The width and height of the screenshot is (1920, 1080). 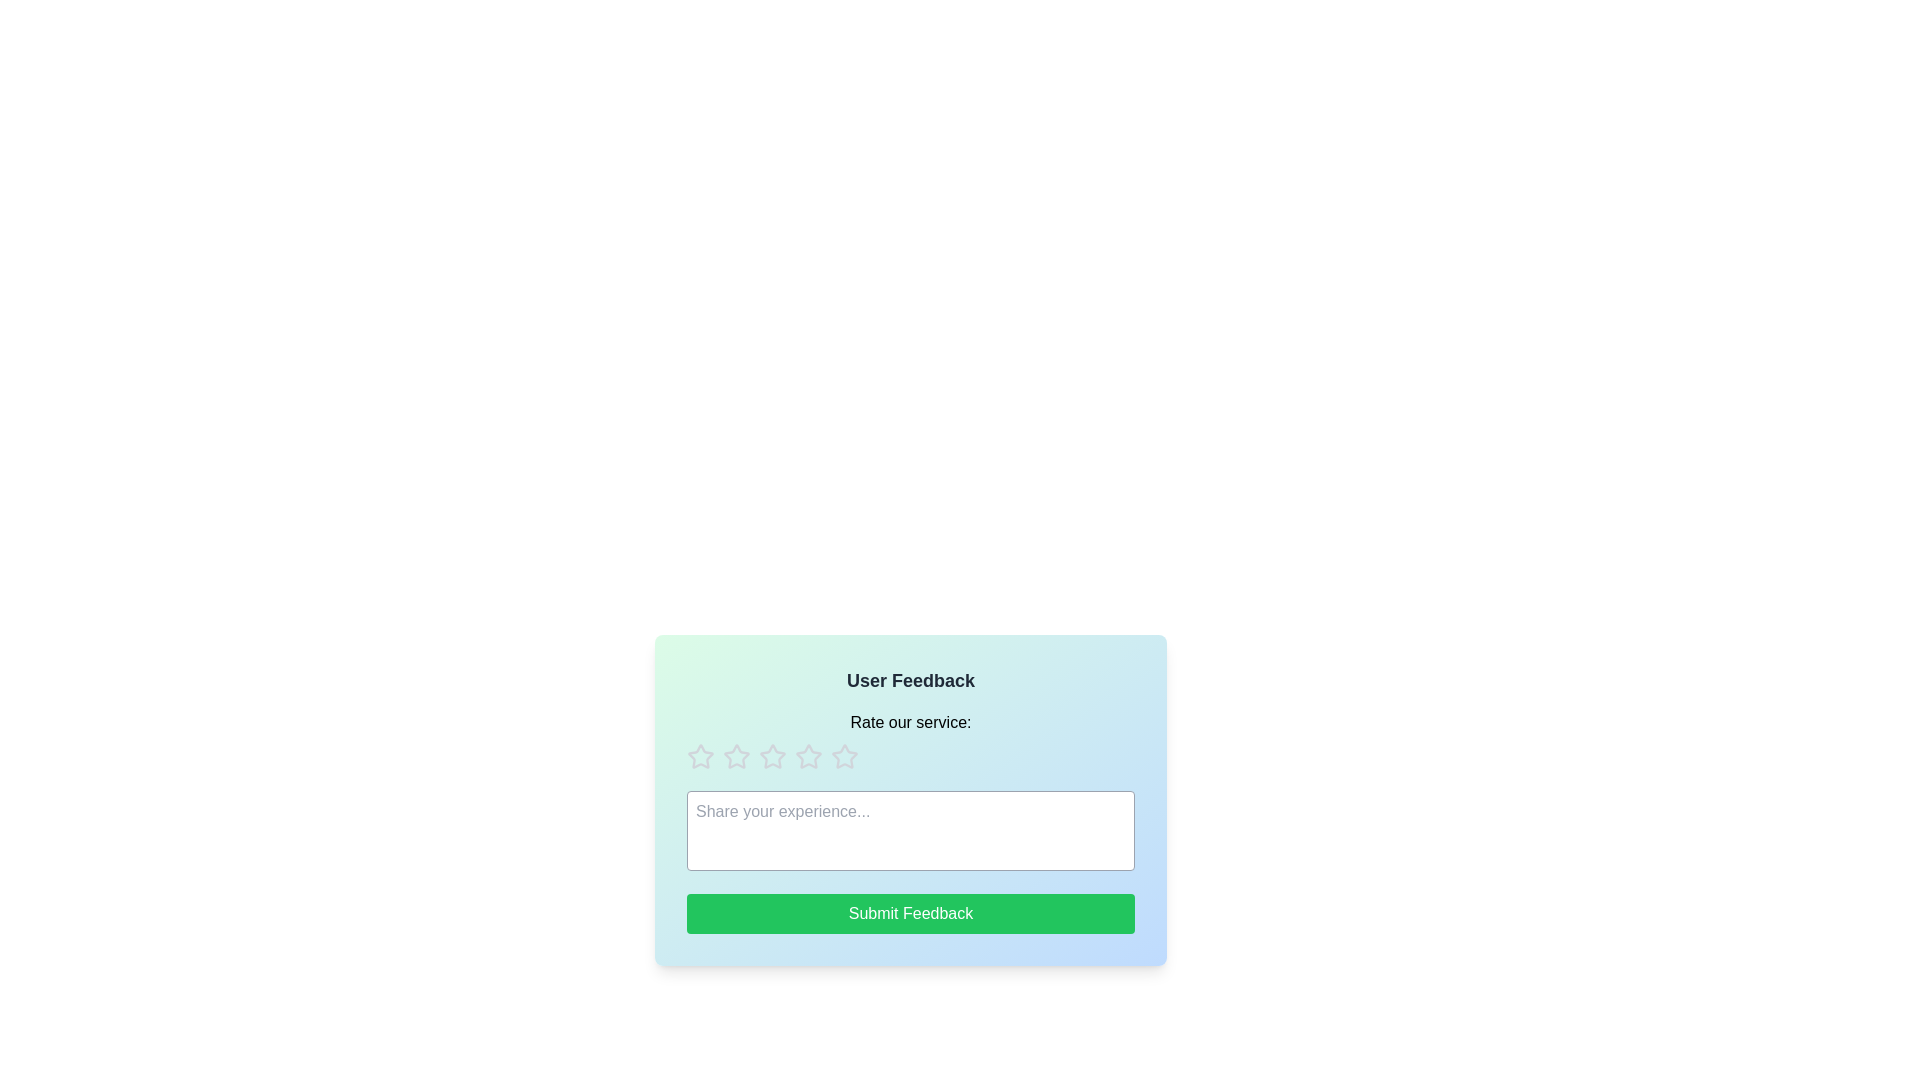 I want to click on the leftmost star button in the rating section, so click(x=700, y=756).